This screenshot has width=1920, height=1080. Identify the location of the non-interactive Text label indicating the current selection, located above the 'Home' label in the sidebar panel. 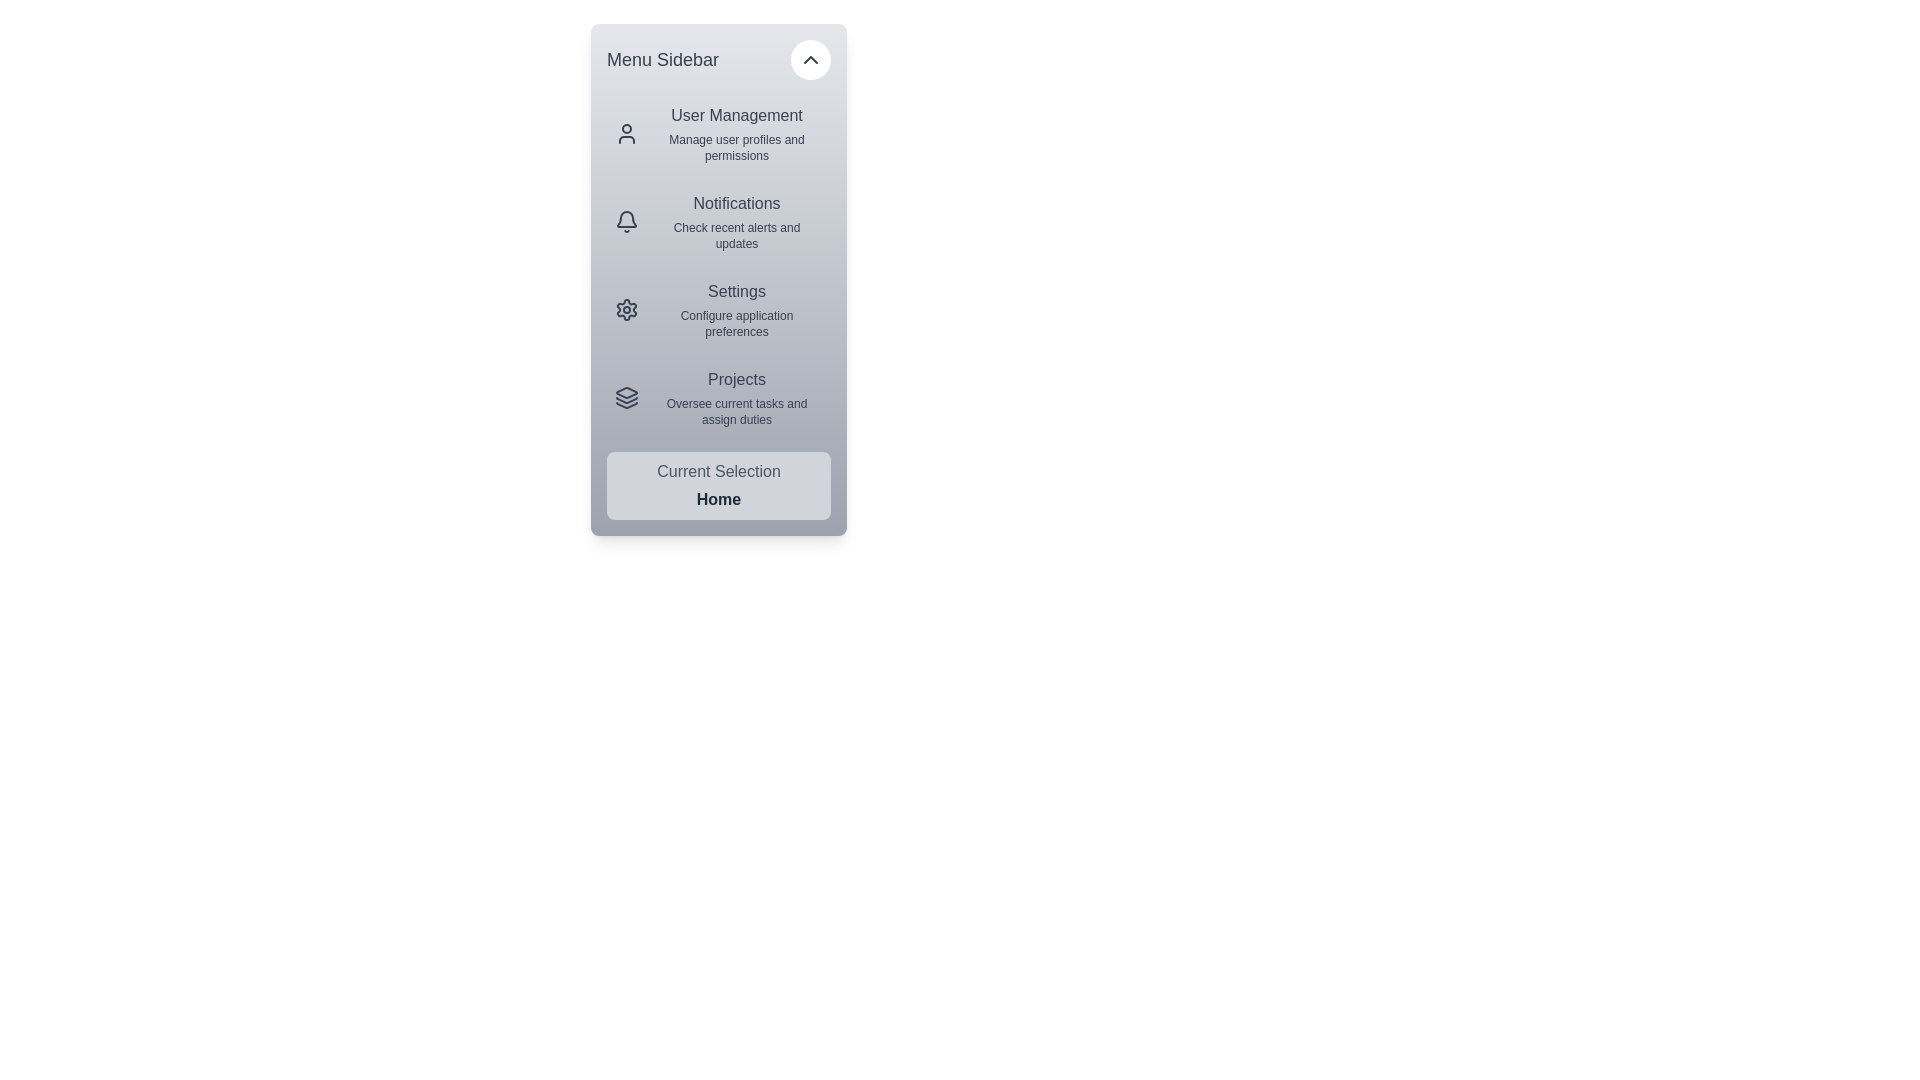
(719, 471).